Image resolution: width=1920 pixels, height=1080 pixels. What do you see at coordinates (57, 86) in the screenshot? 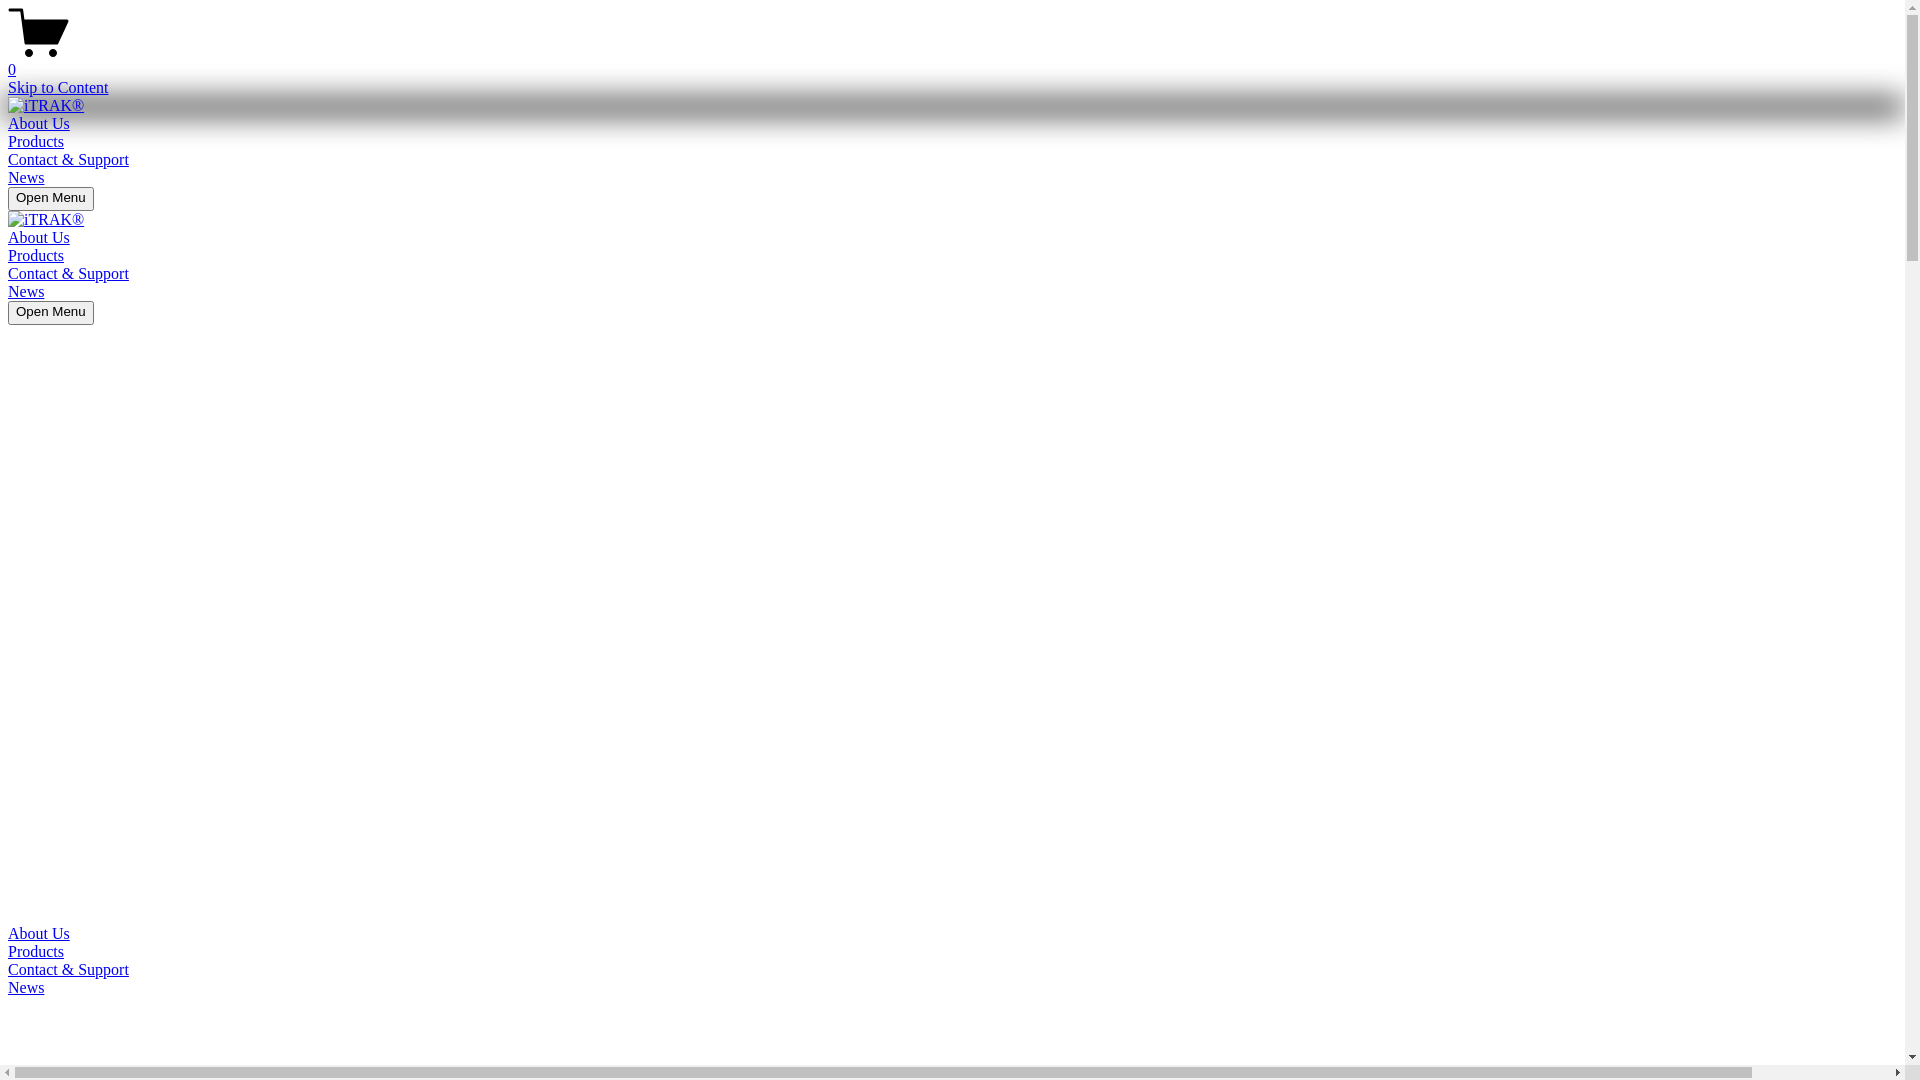
I see `'Skip to Content'` at bounding box center [57, 86].